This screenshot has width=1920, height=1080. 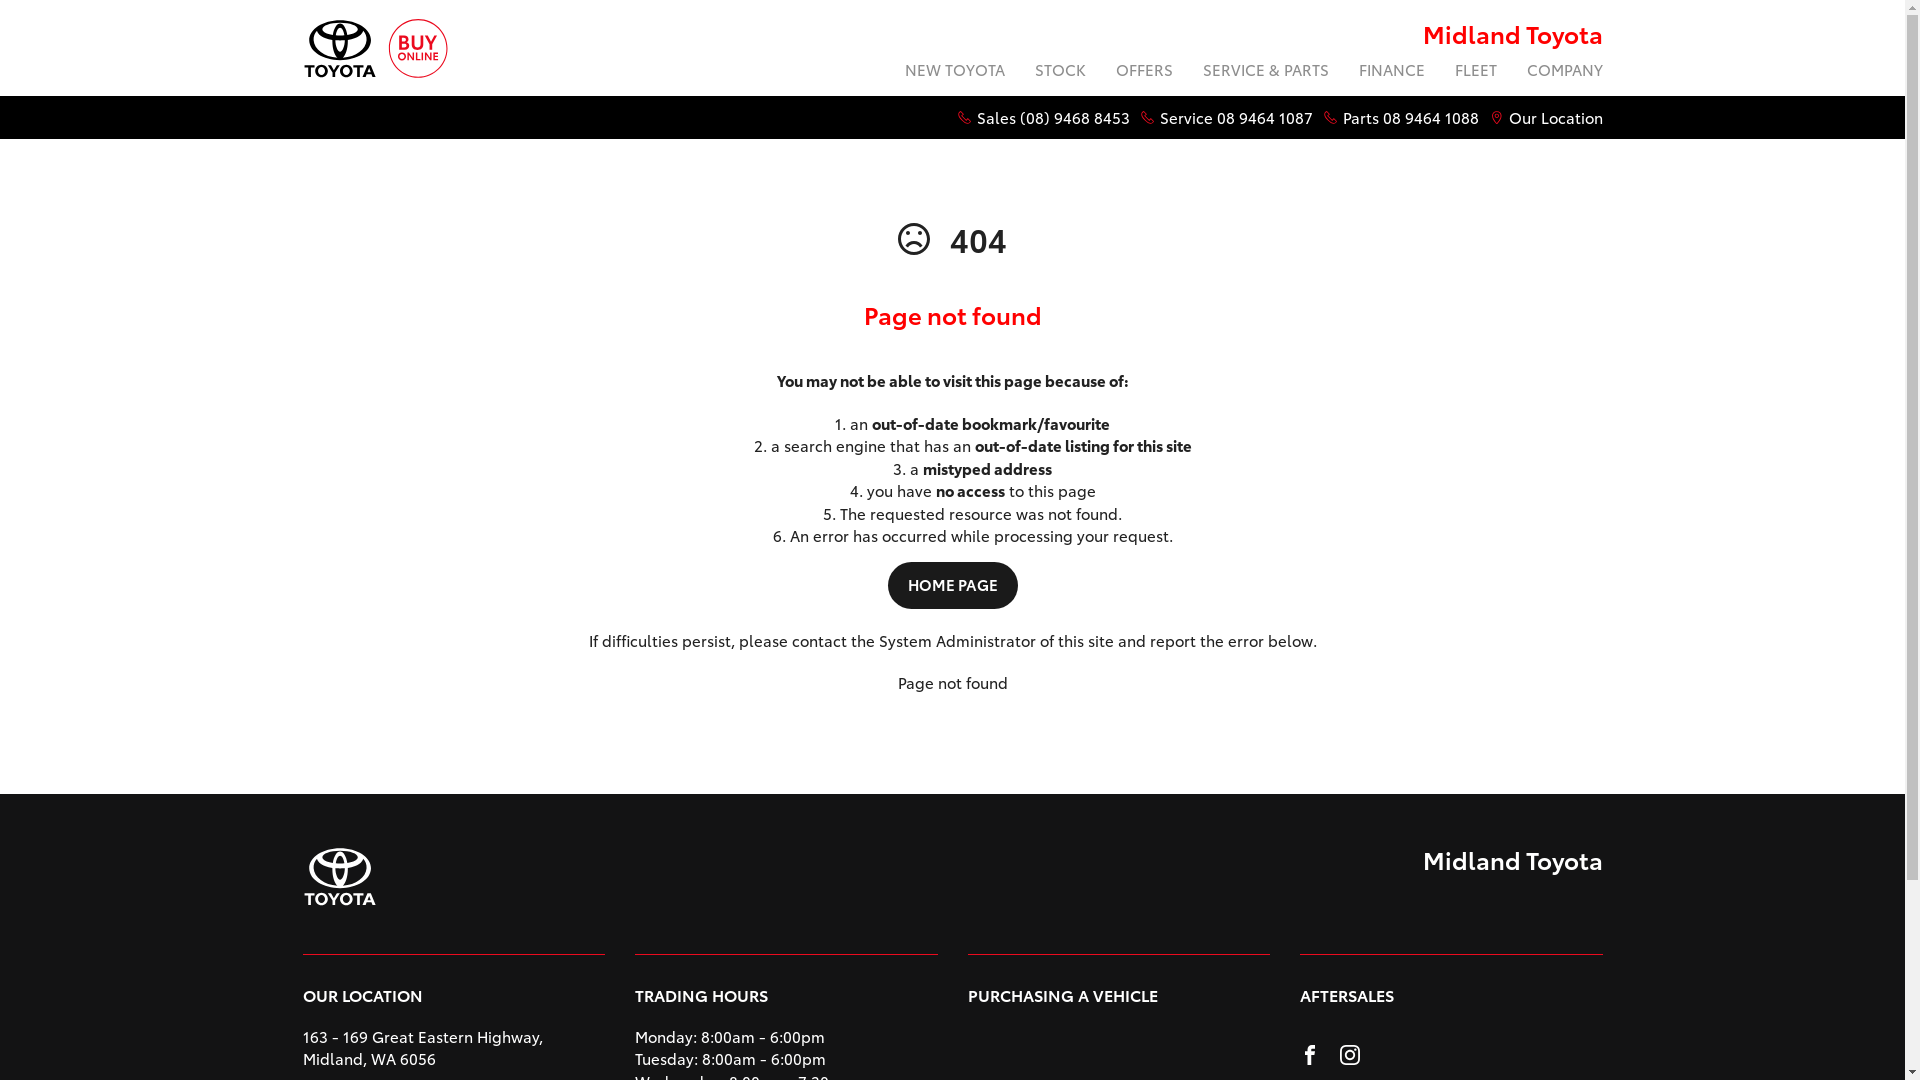 What do you see at coordinates (1344, 71) in the screenshot?
I see `'FINANCE'` at bounding box center [1344, 71].